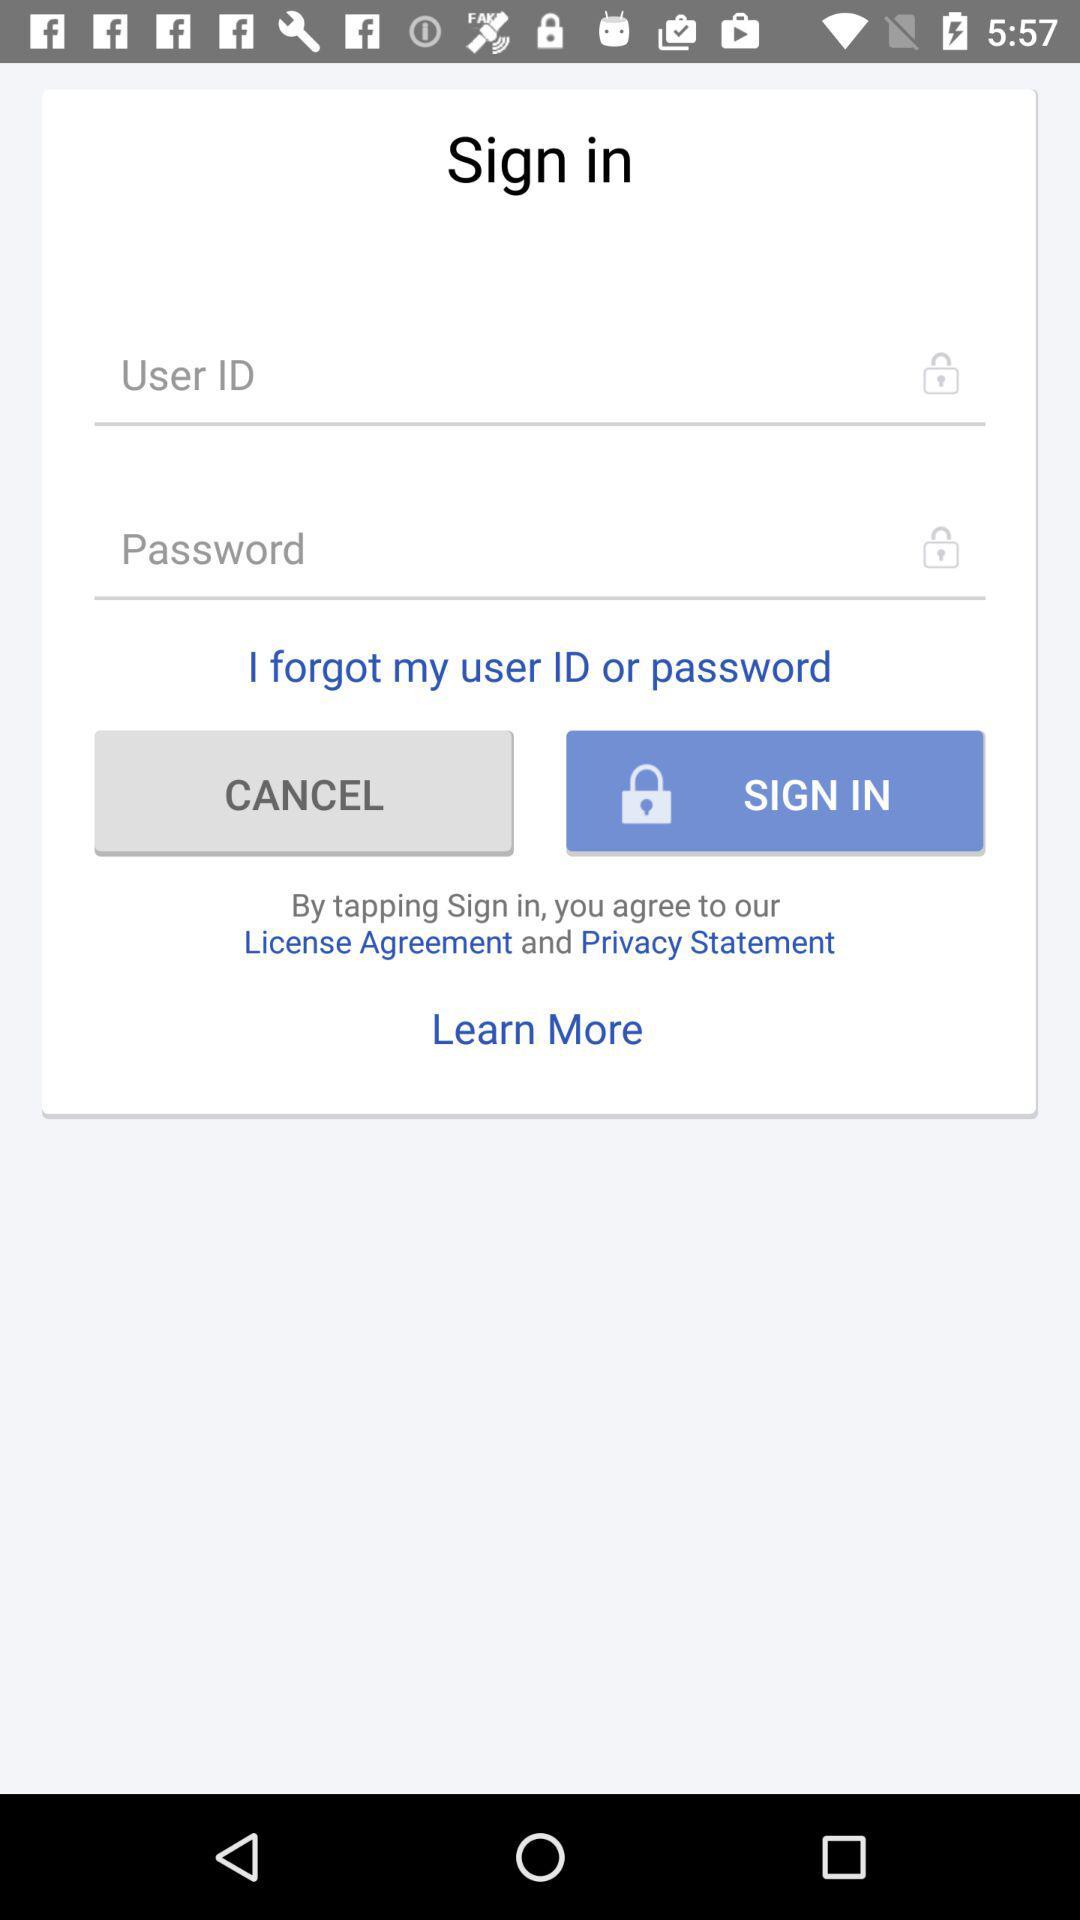  Describe the element at coordinates (540, 373) in the screenshot. I see `user id` at that location.